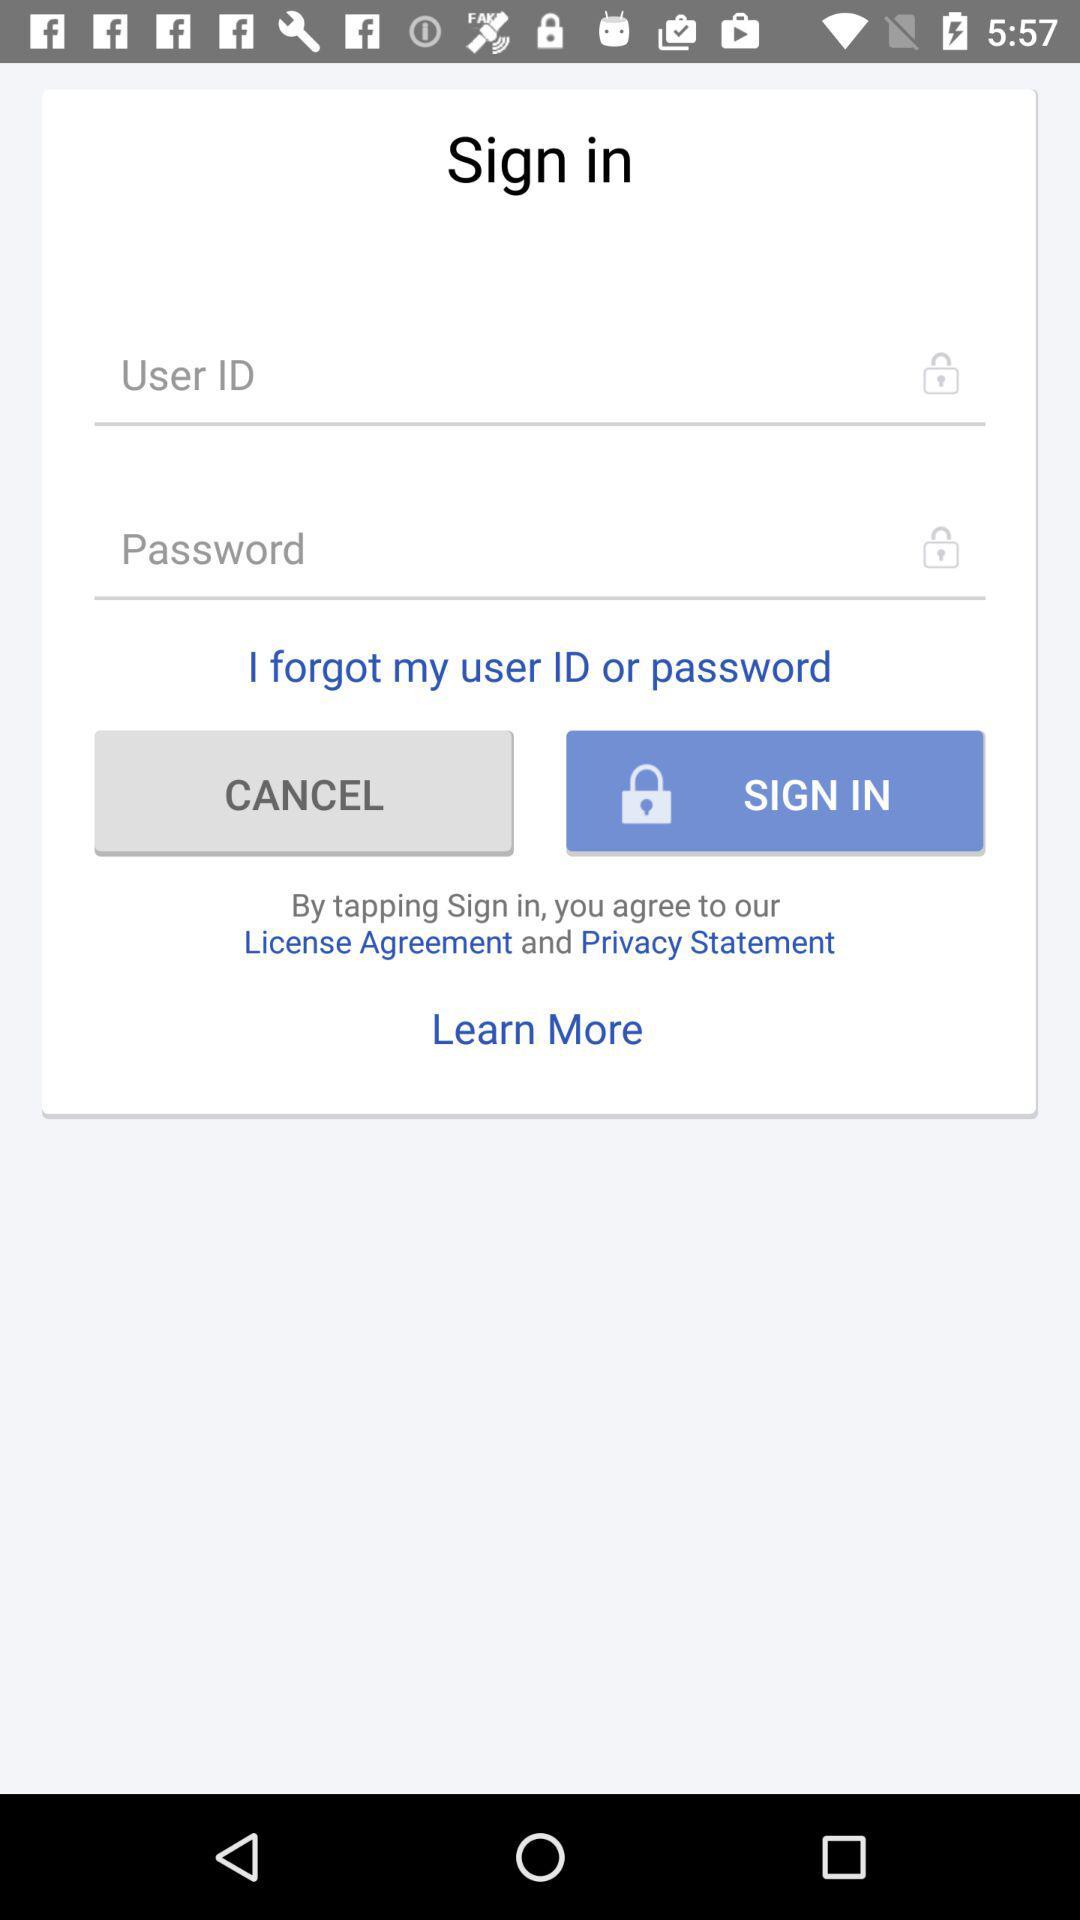  Describe the element at coordinates (540, 373) in the screenshot. I see `user id` at that location.